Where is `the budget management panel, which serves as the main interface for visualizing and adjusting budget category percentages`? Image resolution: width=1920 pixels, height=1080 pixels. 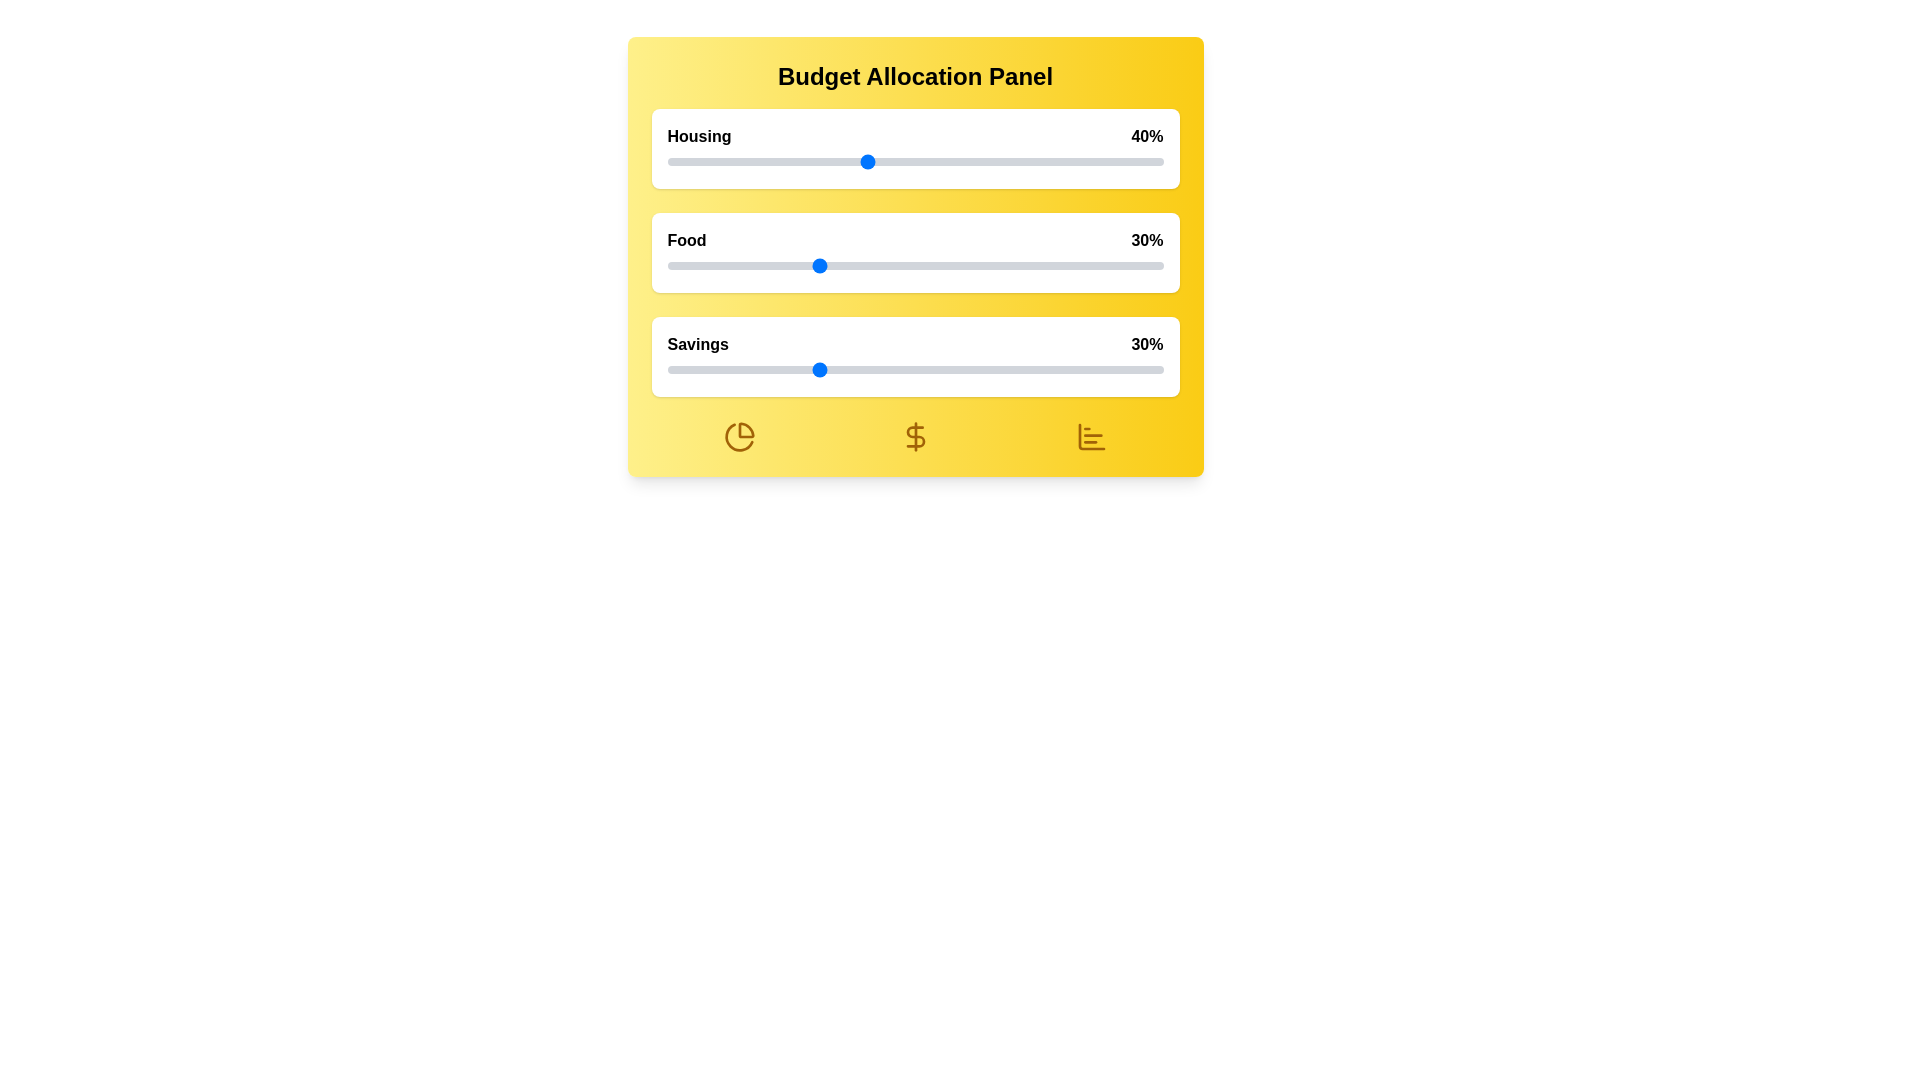
the budget management panel, which serves as the main interface for visualizing and adjusting budget category percentages is located at coordinates (914, 256).